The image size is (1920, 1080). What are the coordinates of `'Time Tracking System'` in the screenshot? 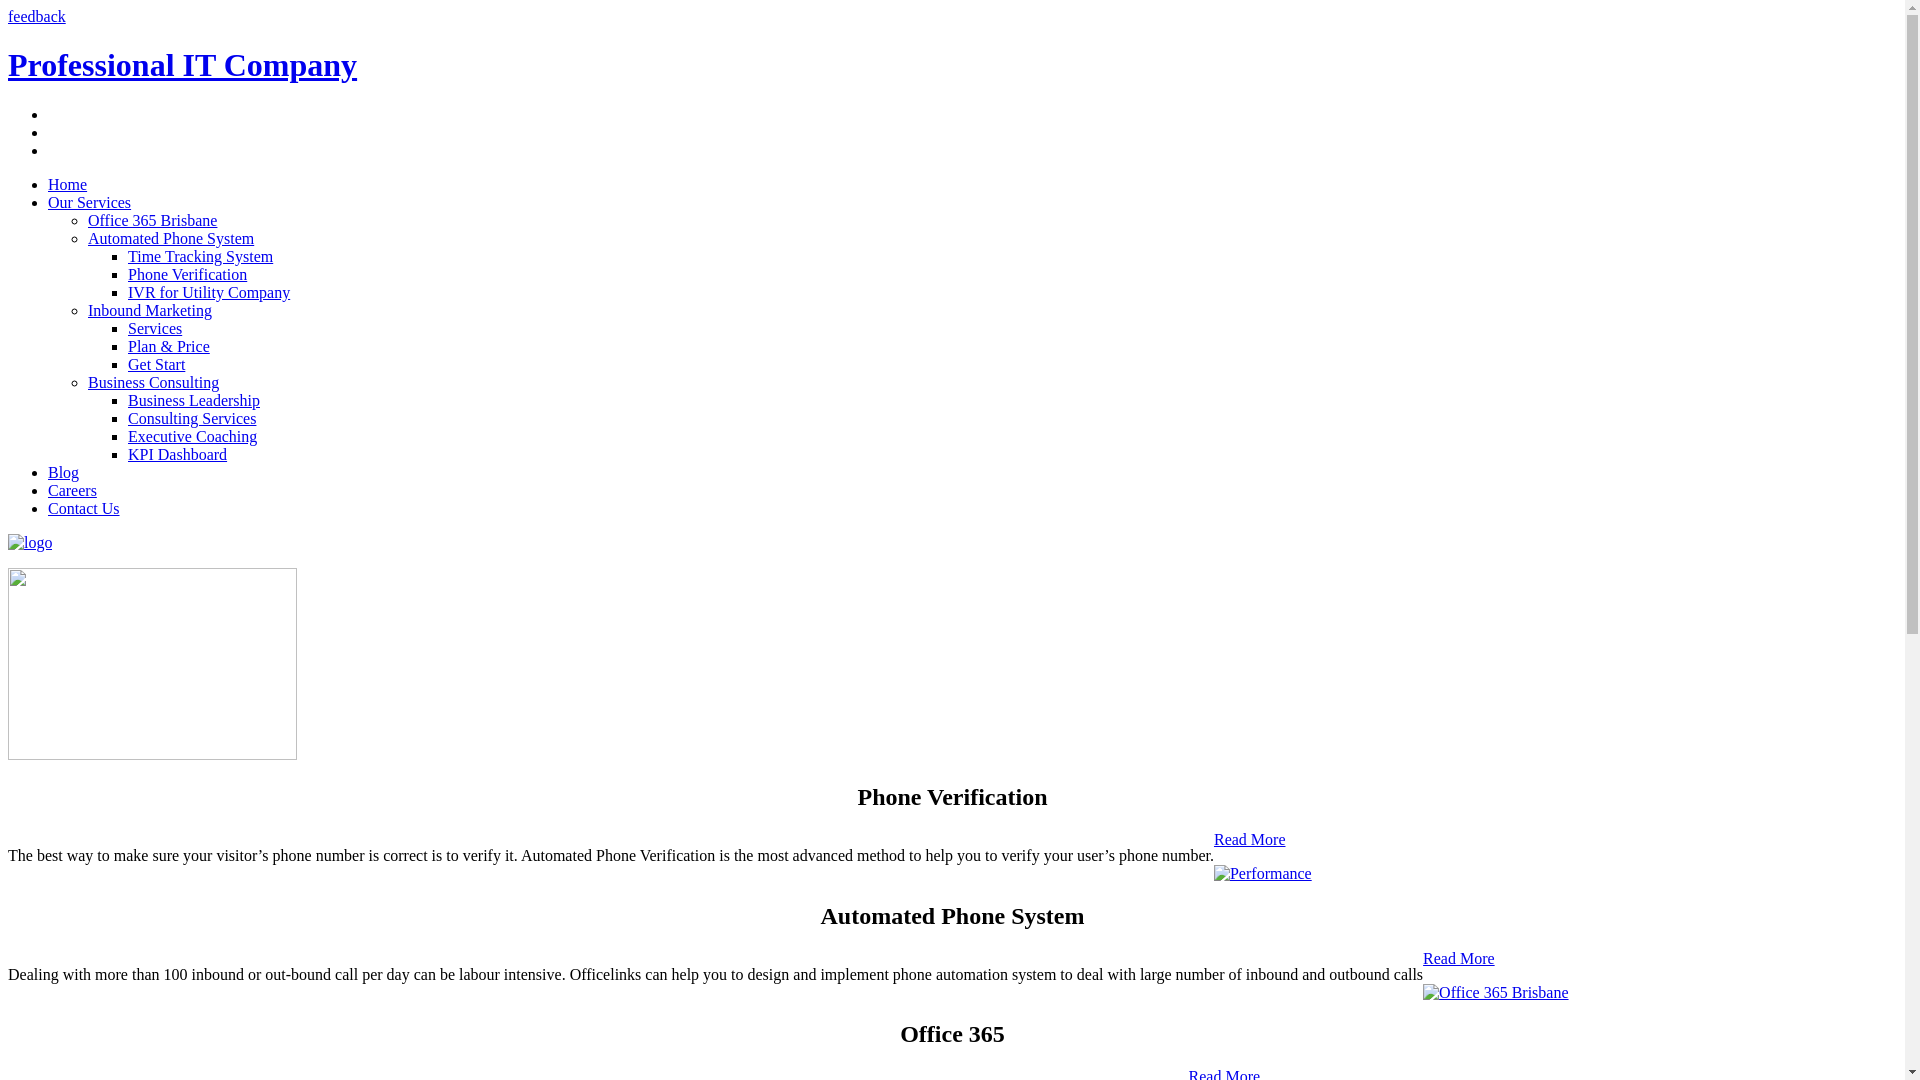 It's located at (200, 255).